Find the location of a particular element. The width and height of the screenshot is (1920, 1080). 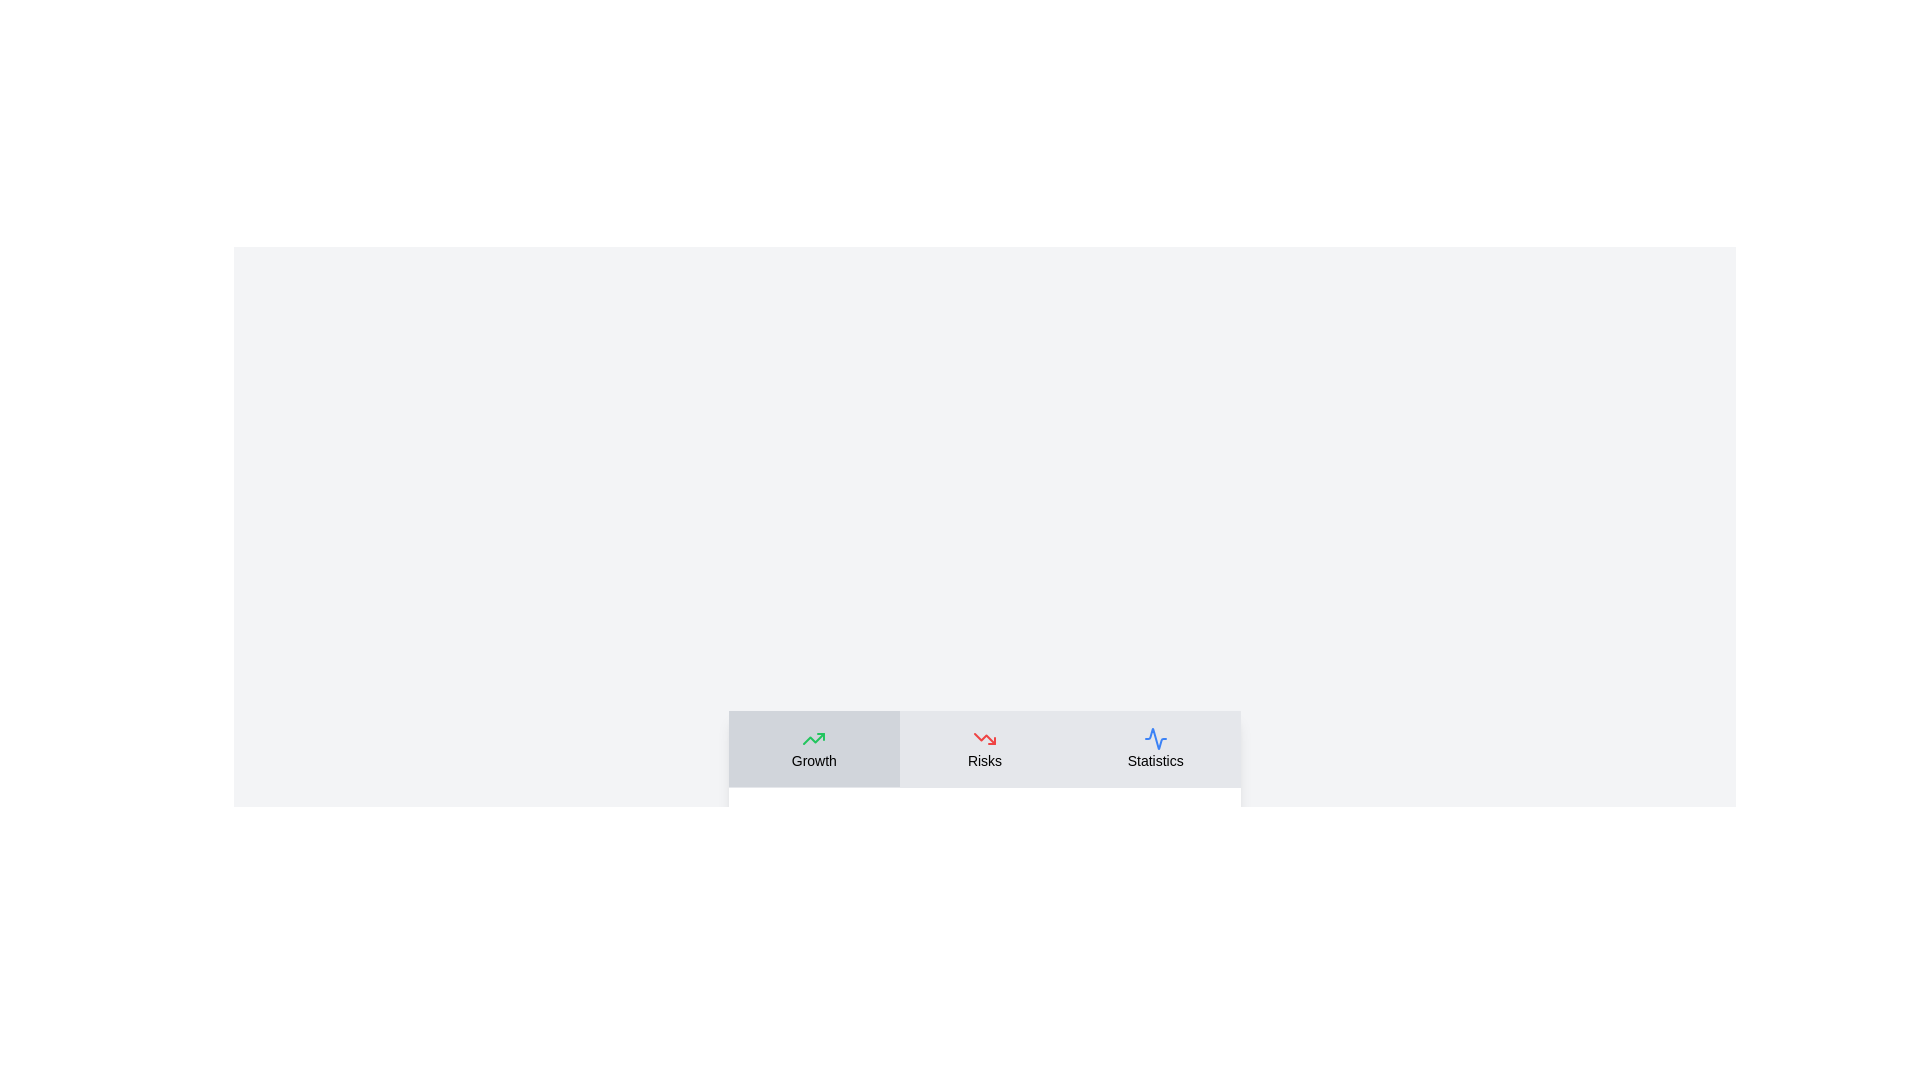

the tab labeled Statistics is located at coordinates (1155, 748).